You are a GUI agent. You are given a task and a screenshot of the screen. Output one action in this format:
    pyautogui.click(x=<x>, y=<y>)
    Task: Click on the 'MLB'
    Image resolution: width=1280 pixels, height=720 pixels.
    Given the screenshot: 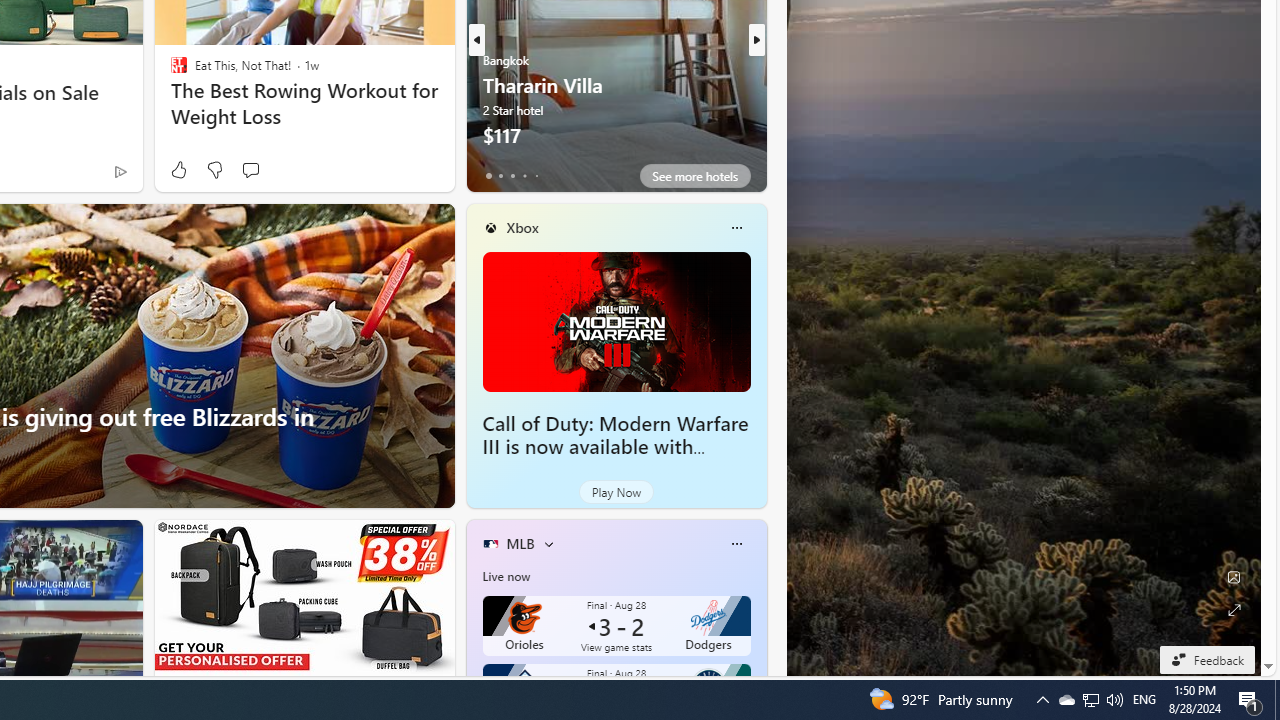 What is the action you would take?
    pyautogui.click(x=520, y=543)
    